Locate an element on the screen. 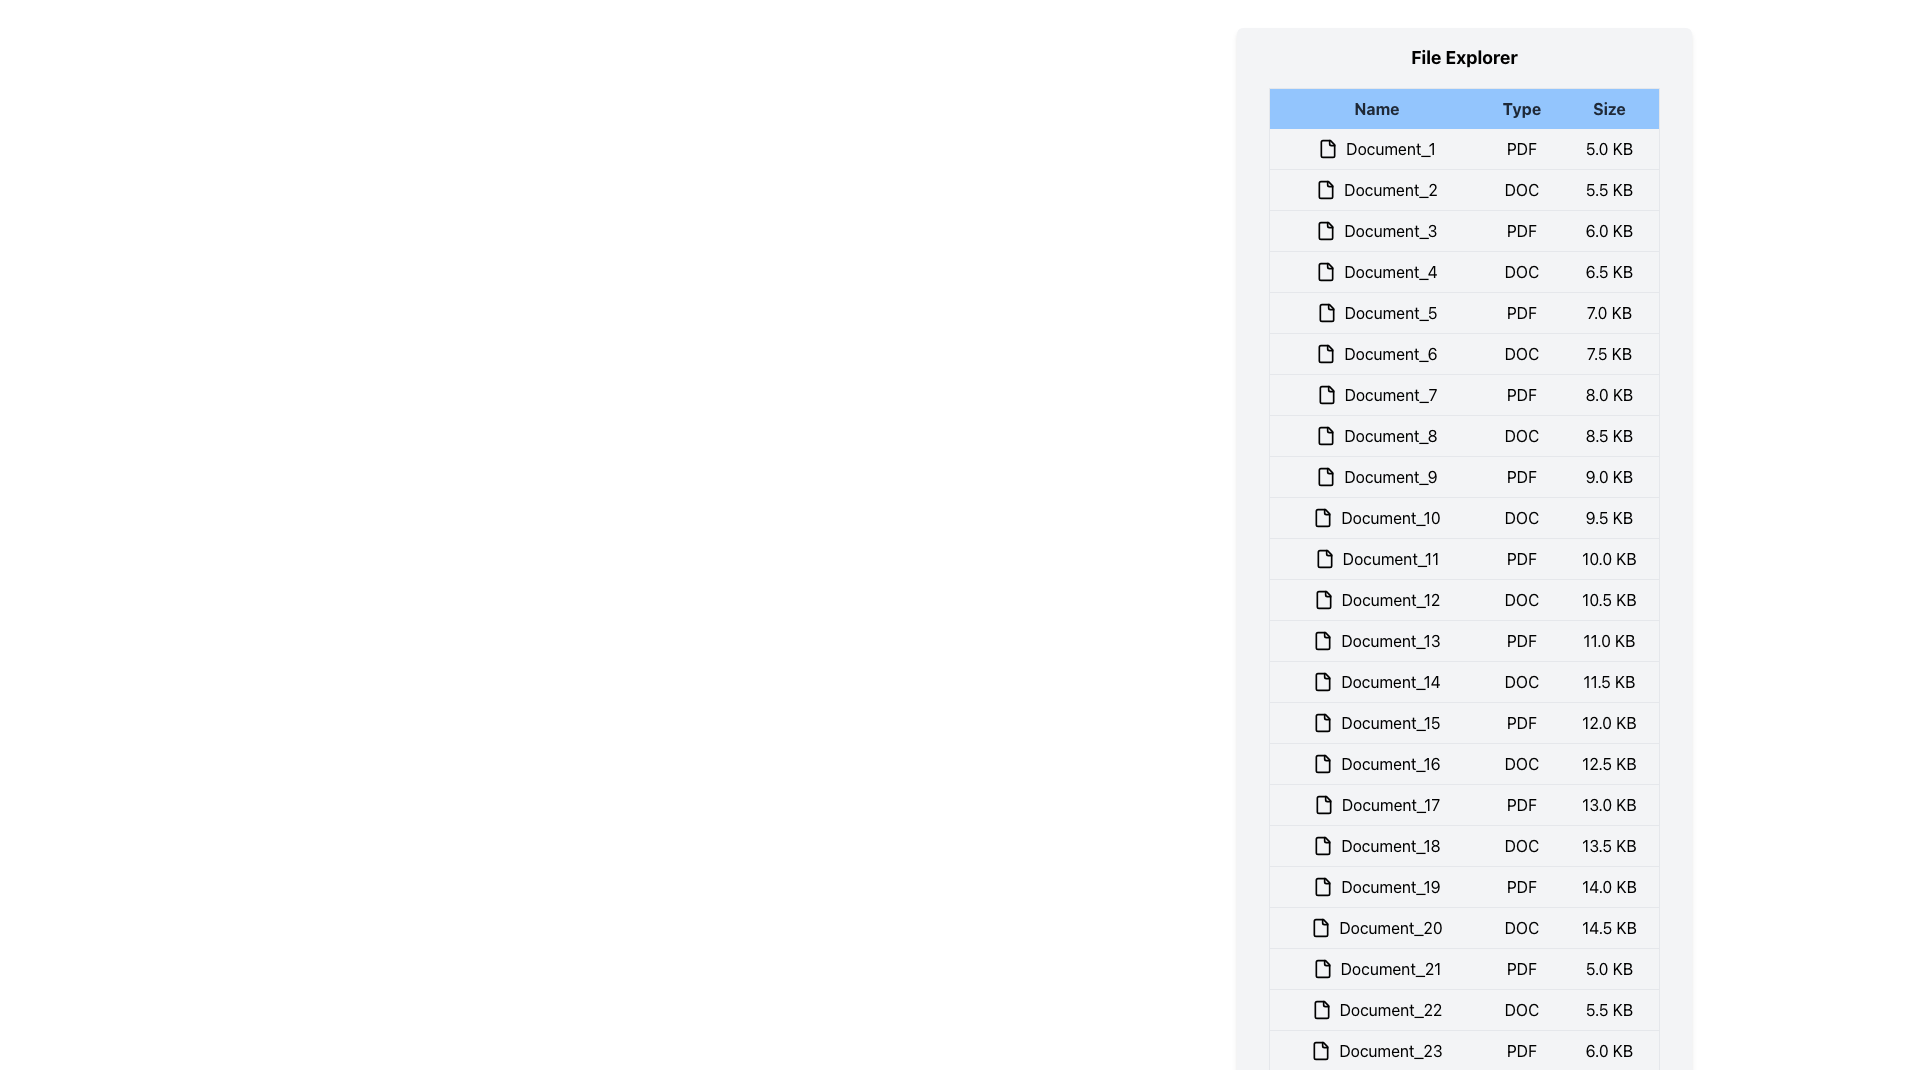  the graphical icon component resembling a document with a folded corner, which is part of a list in a file explorer interface, aligned with 'Document_18' is located at coordinates (1323, 845).